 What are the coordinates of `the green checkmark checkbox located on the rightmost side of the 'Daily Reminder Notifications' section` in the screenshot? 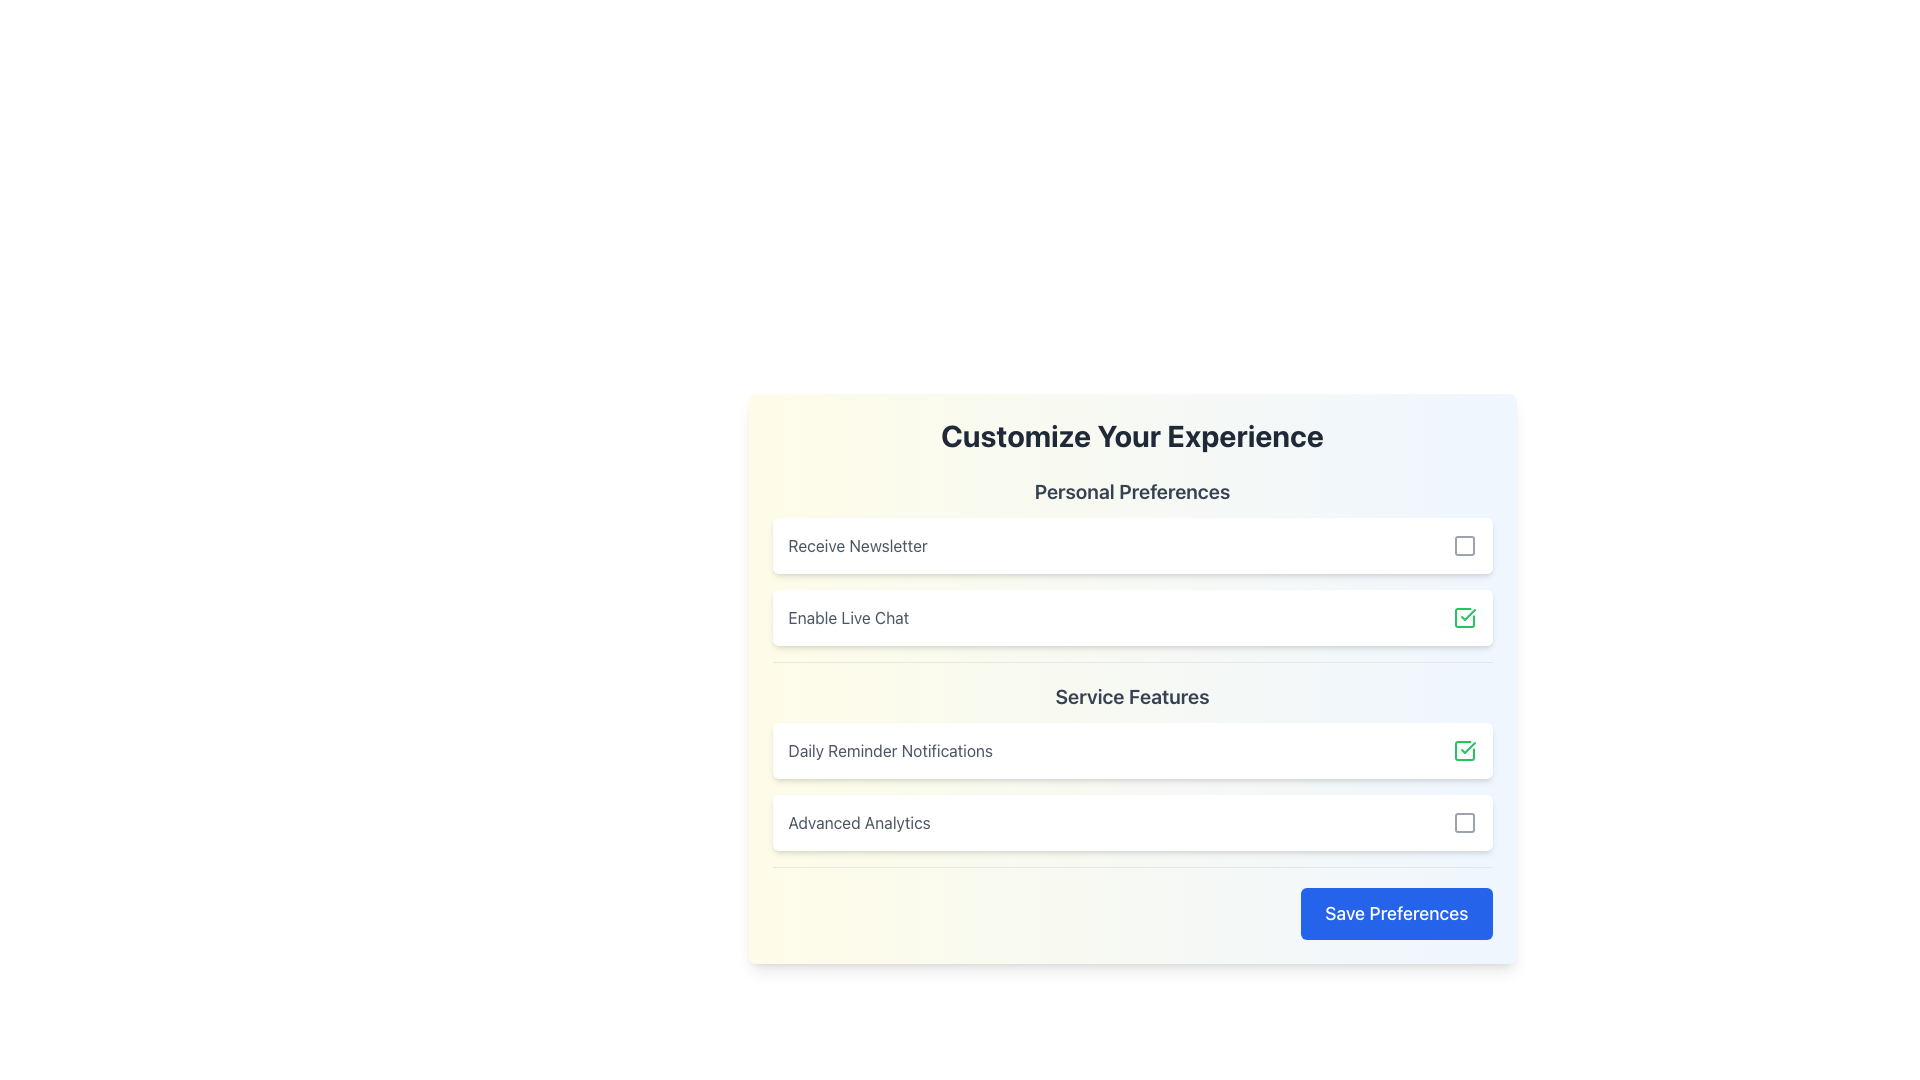 It's located at (1464, 751).